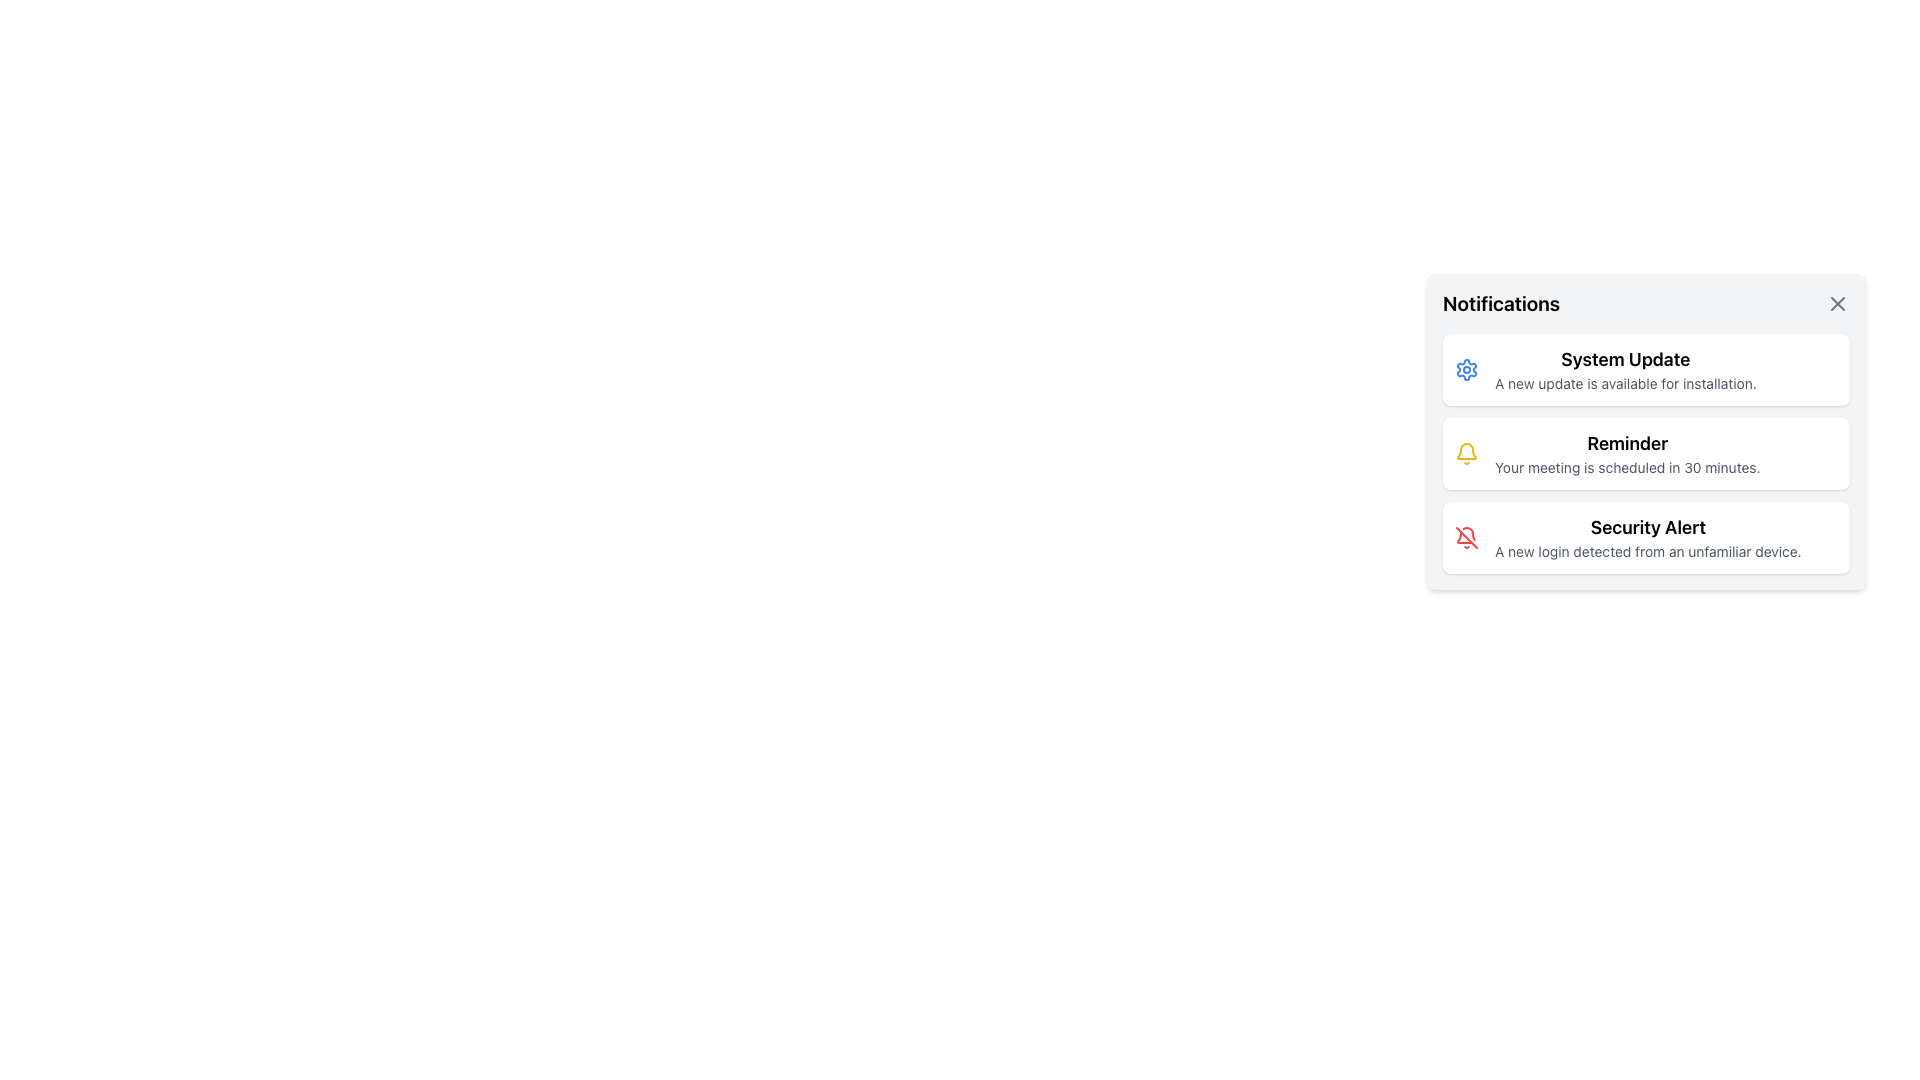 This screenshot has width=1920, height=1080. Describe the element at coordinates (1625, 358) in the screenshot. I see `text from the notification title, which displays 'System Update' above the description in the notification card` at that location.